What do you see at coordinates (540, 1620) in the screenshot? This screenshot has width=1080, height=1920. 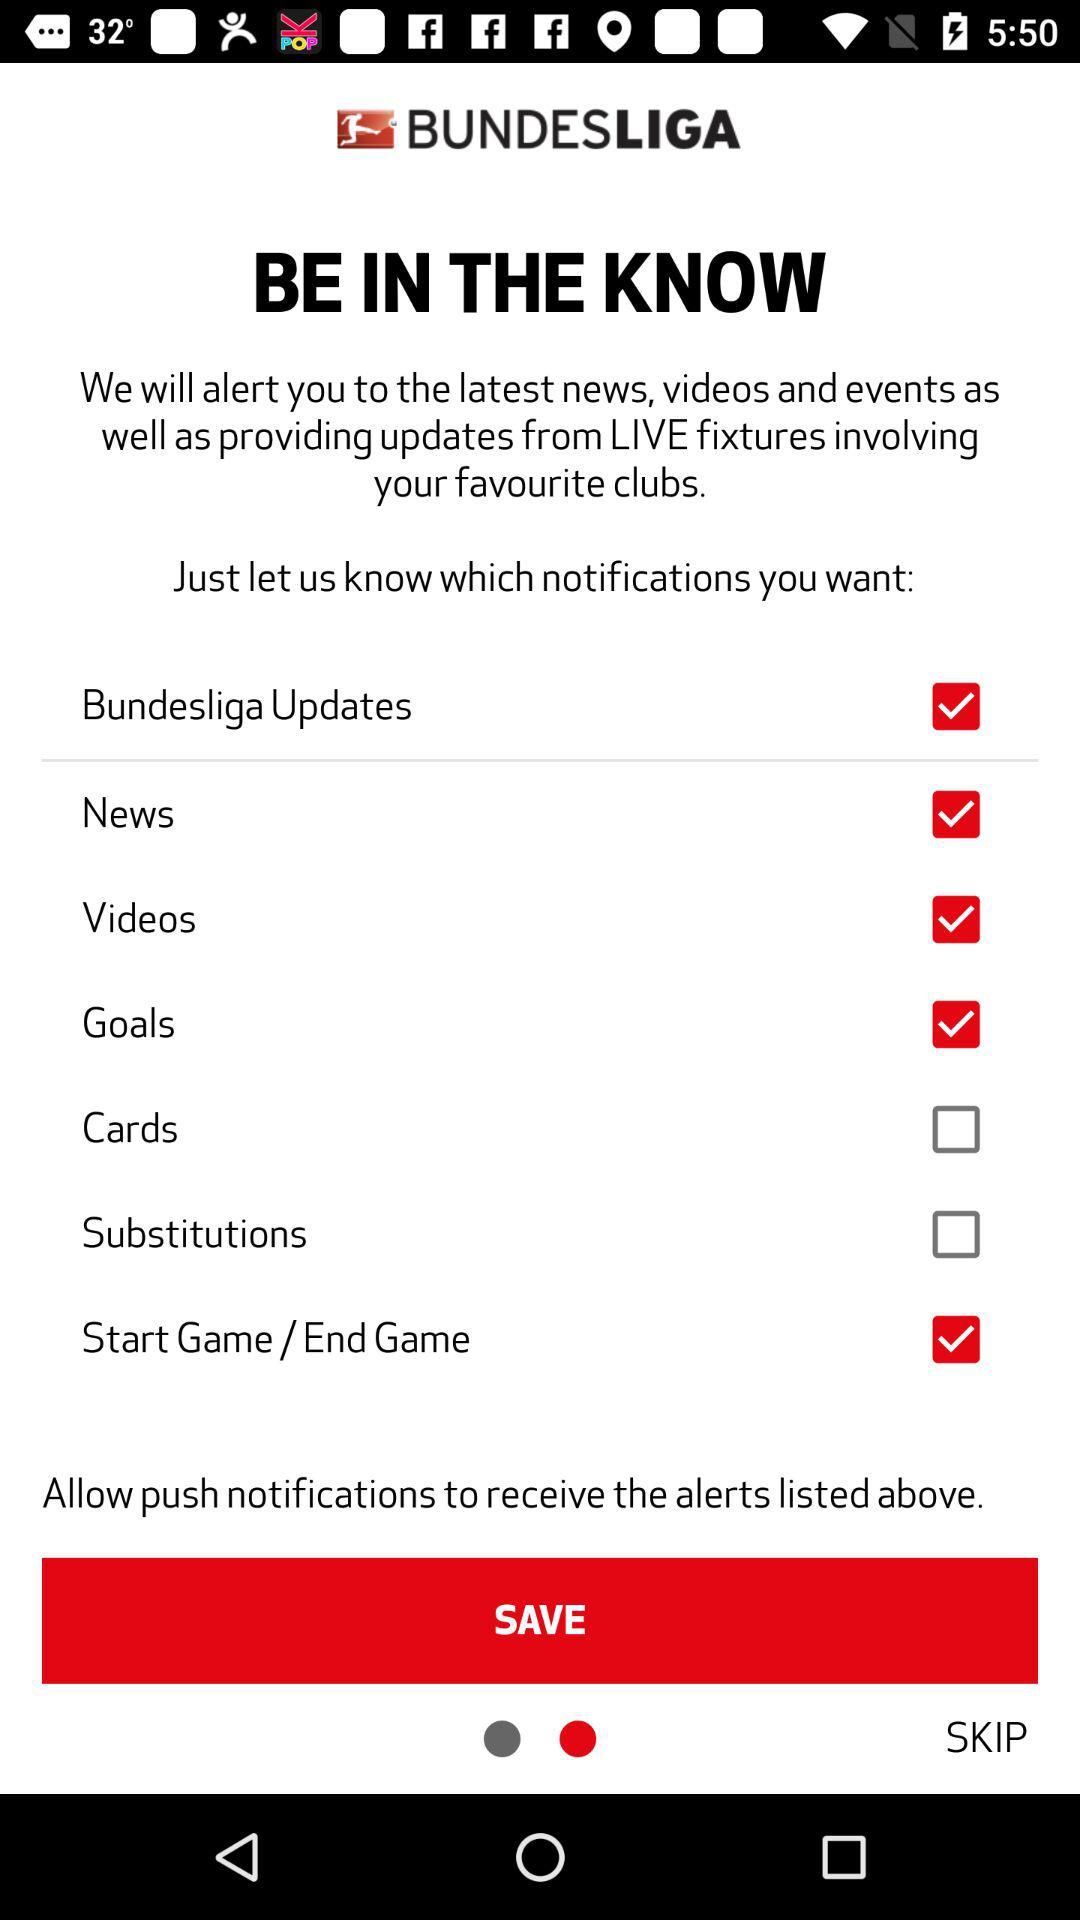 I see `item above the skip icon` at bounding box center [540, 1620].